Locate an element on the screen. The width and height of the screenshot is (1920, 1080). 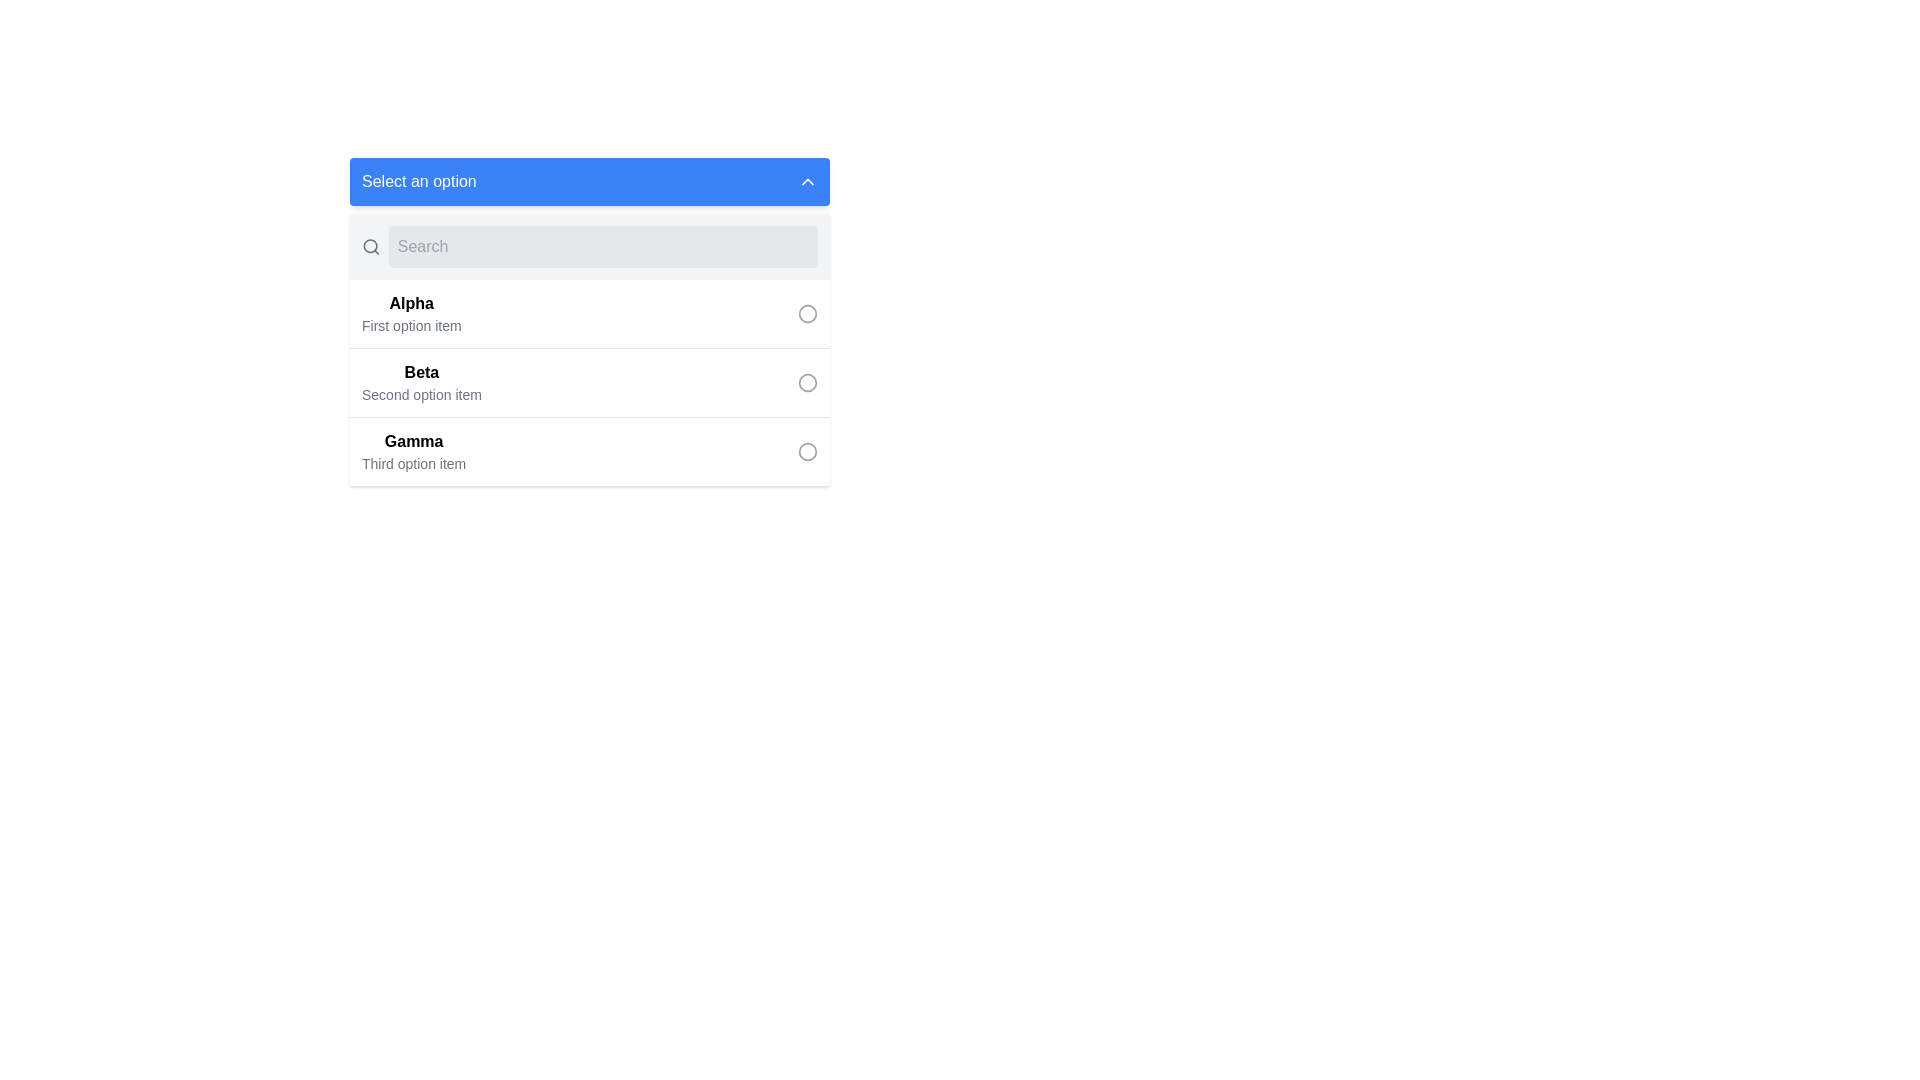
the Dropdown toggle button labeled 'Select an option' is located at coordinates (589, 181).